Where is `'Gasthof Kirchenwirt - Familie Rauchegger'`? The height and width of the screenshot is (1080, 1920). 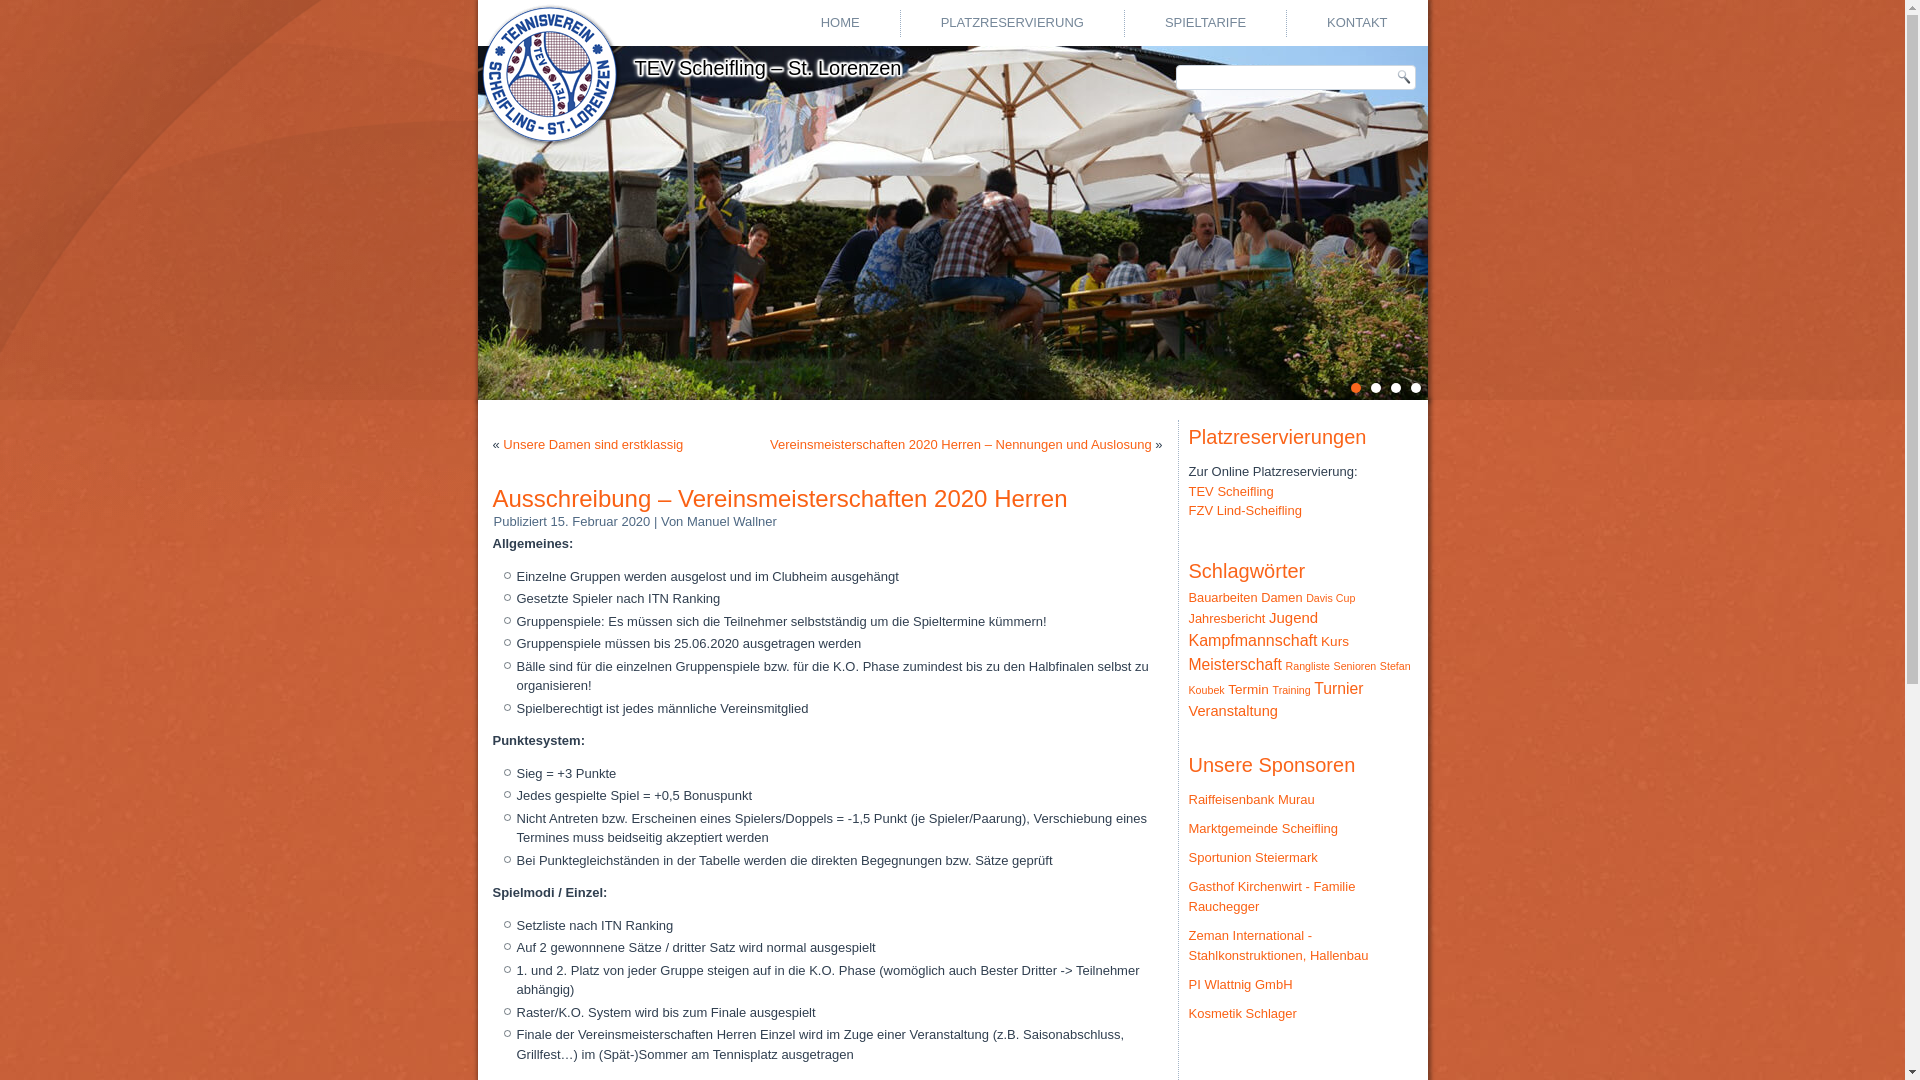 'Gasthof Kirchenwirt - Familie Rauchegger' is located at coordinates (1188, 895).